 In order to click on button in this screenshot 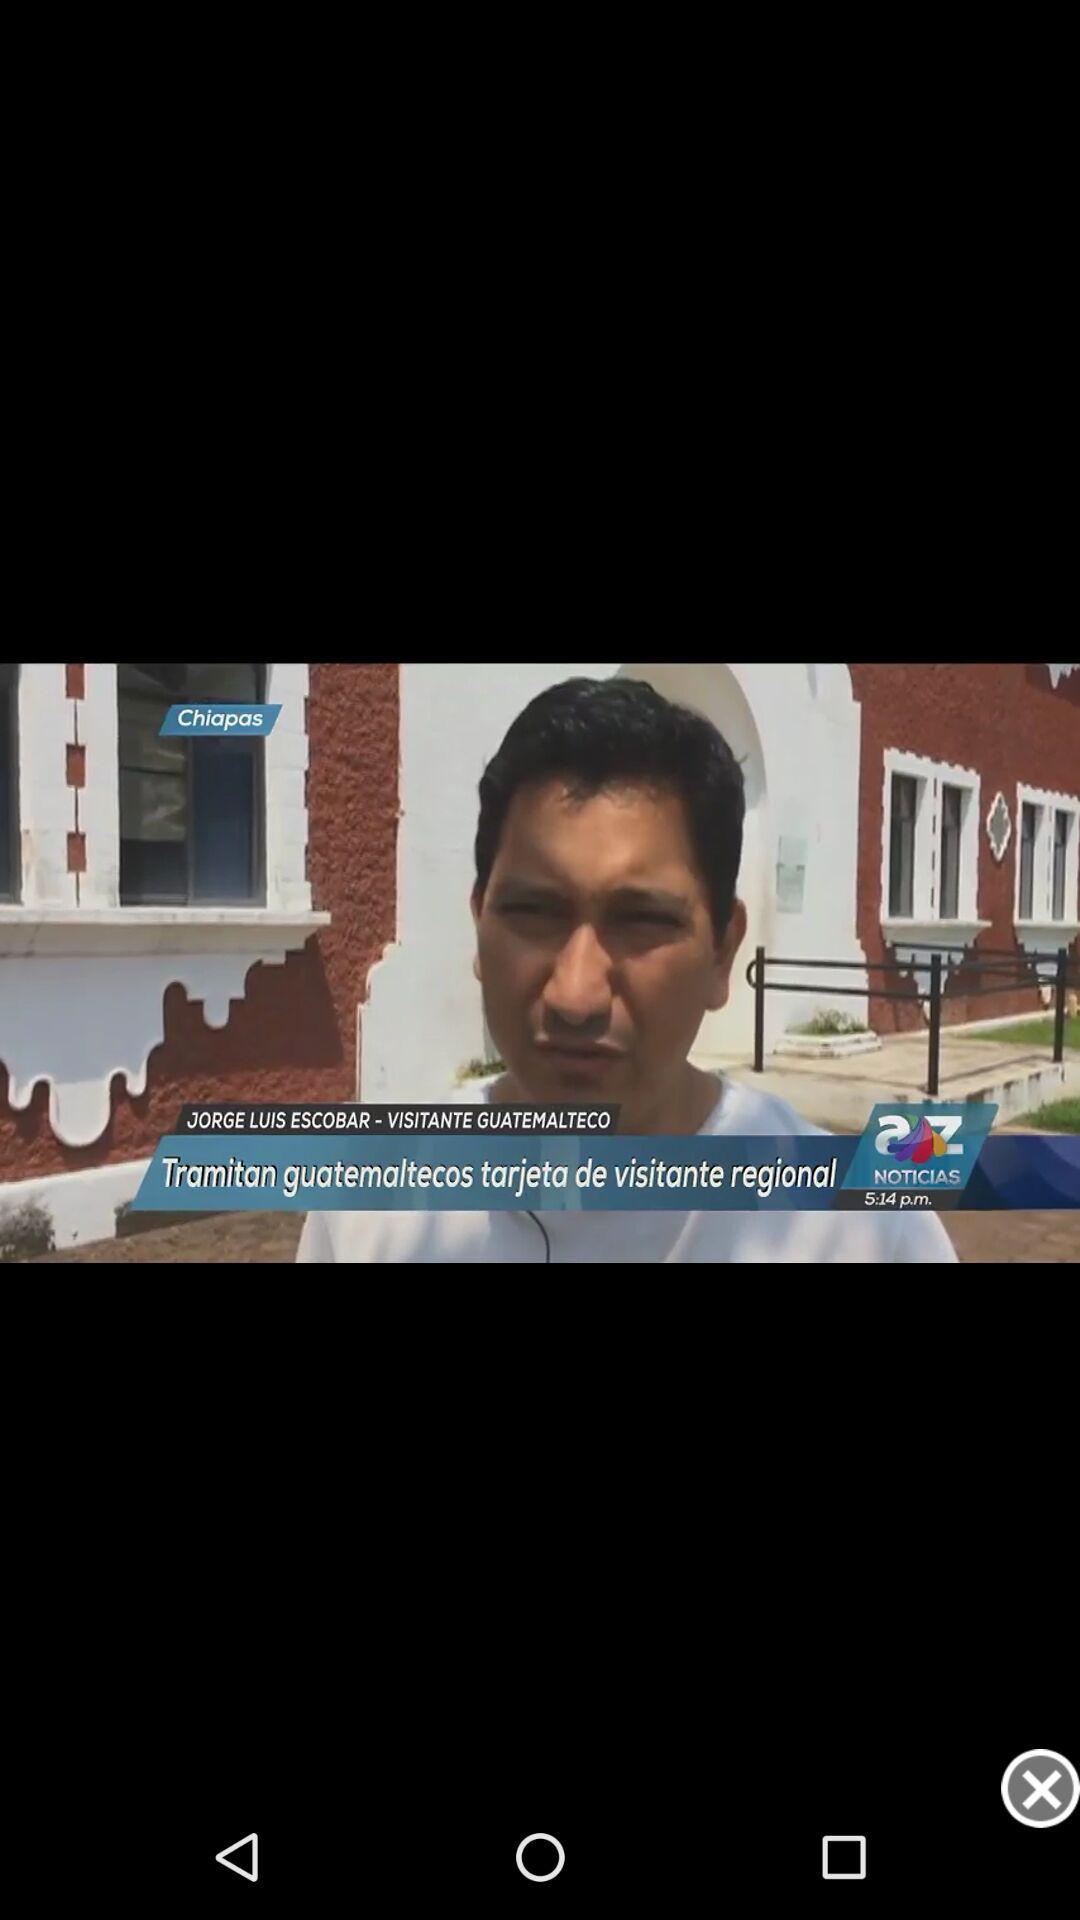, I will do `click(1039, 1788)`.